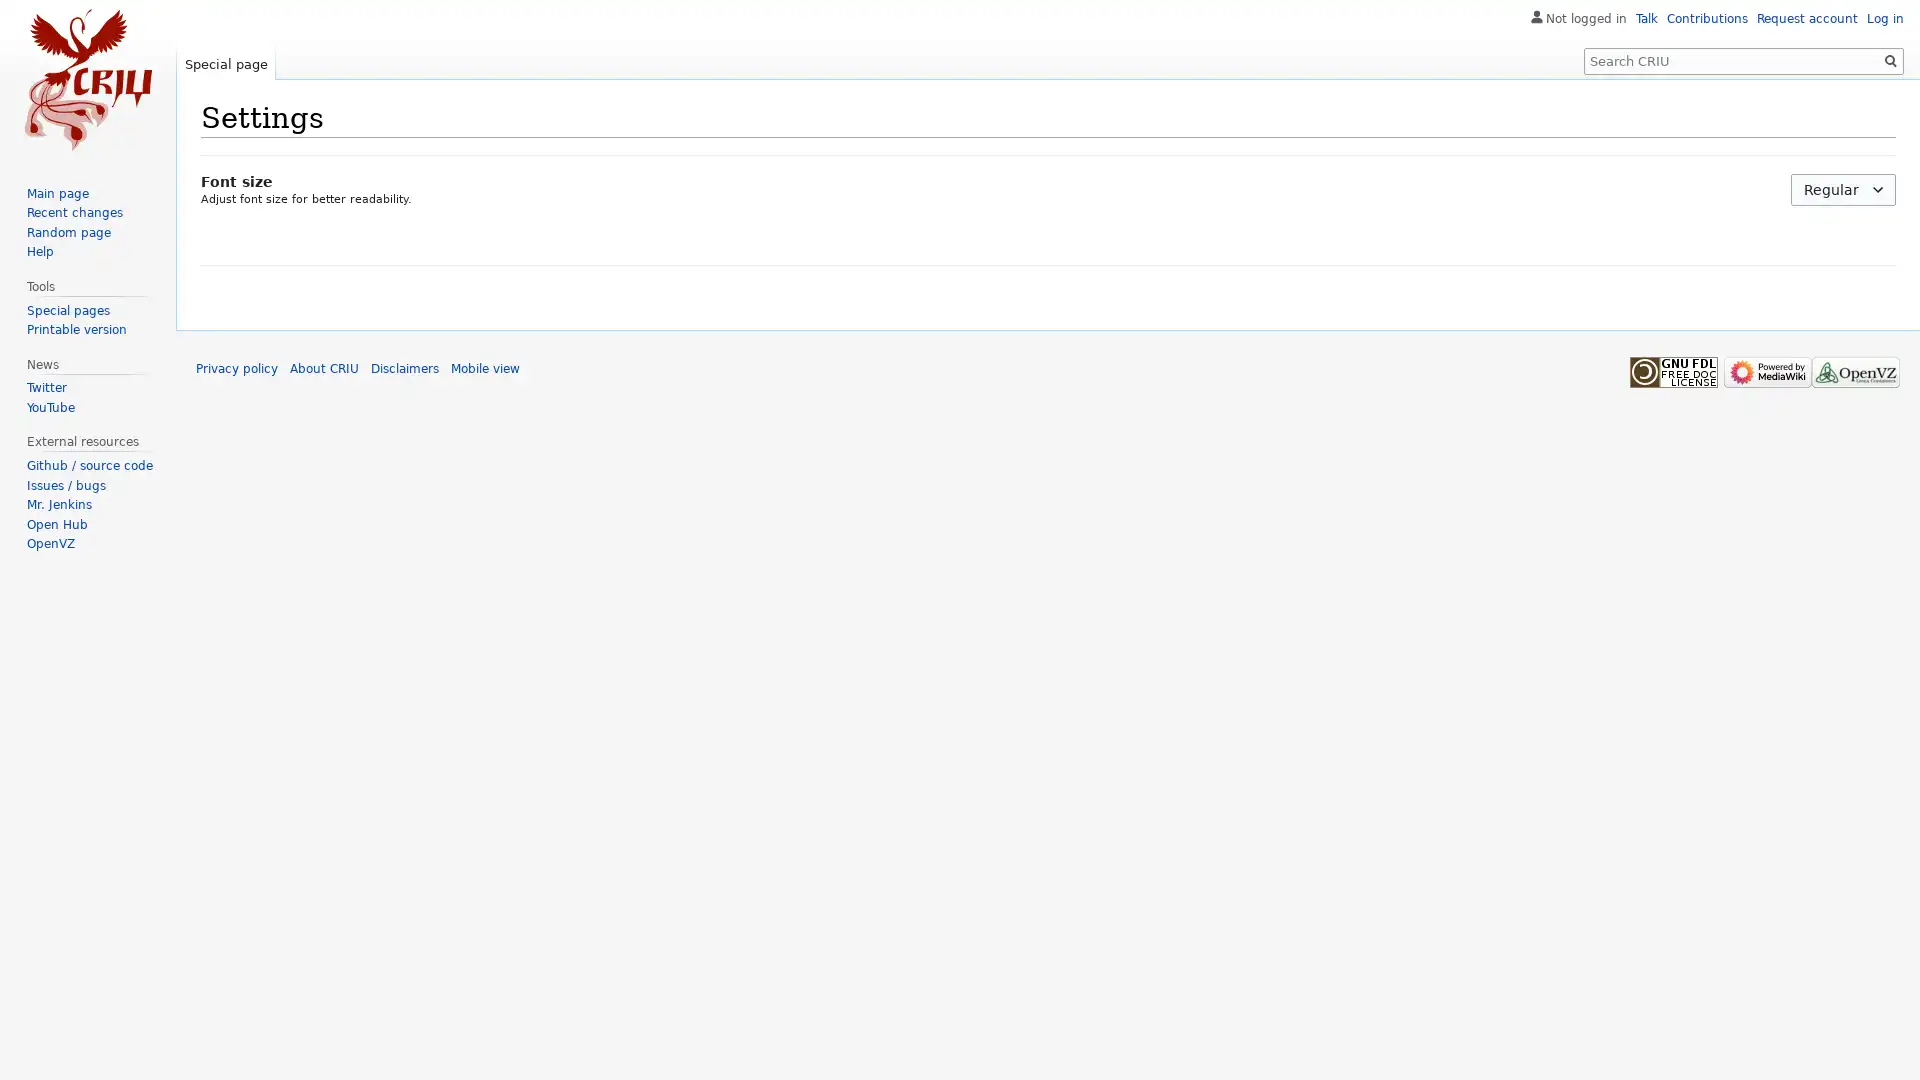  Describe the element at coordinates (1890, 60) in the screenshot. I see `Go` at that location.